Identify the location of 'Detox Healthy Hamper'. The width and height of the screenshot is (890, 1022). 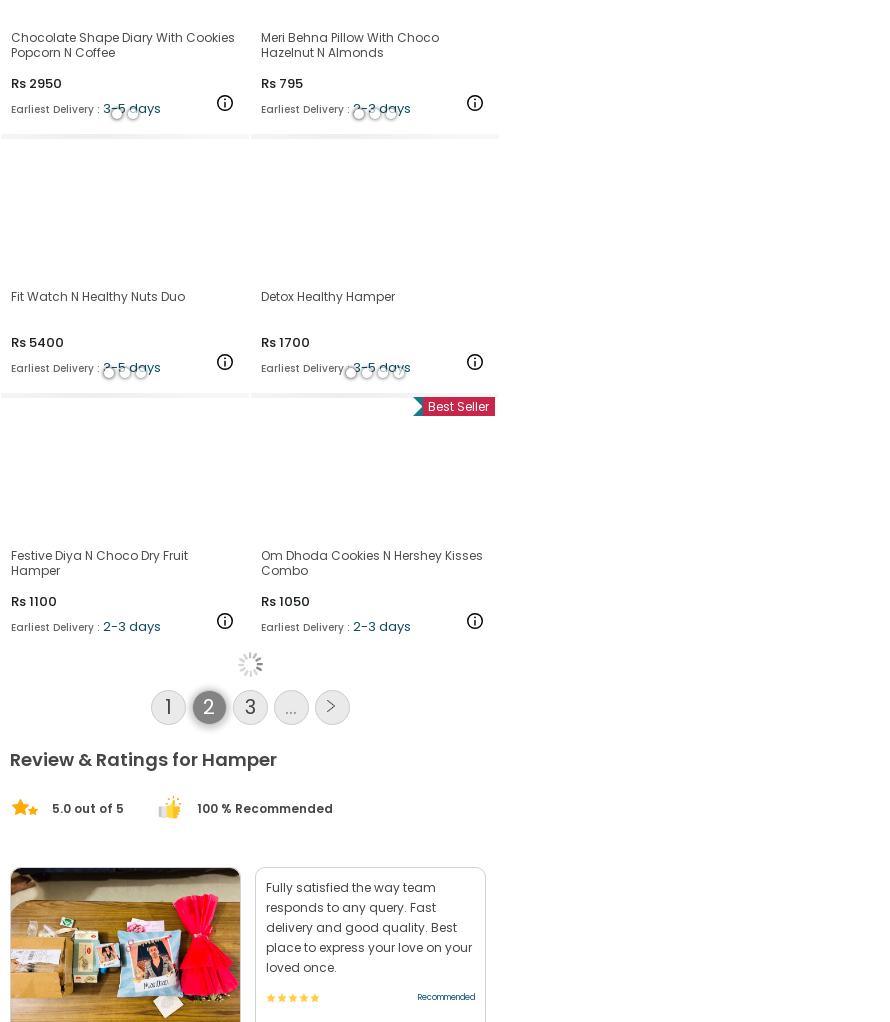
(327, 392).